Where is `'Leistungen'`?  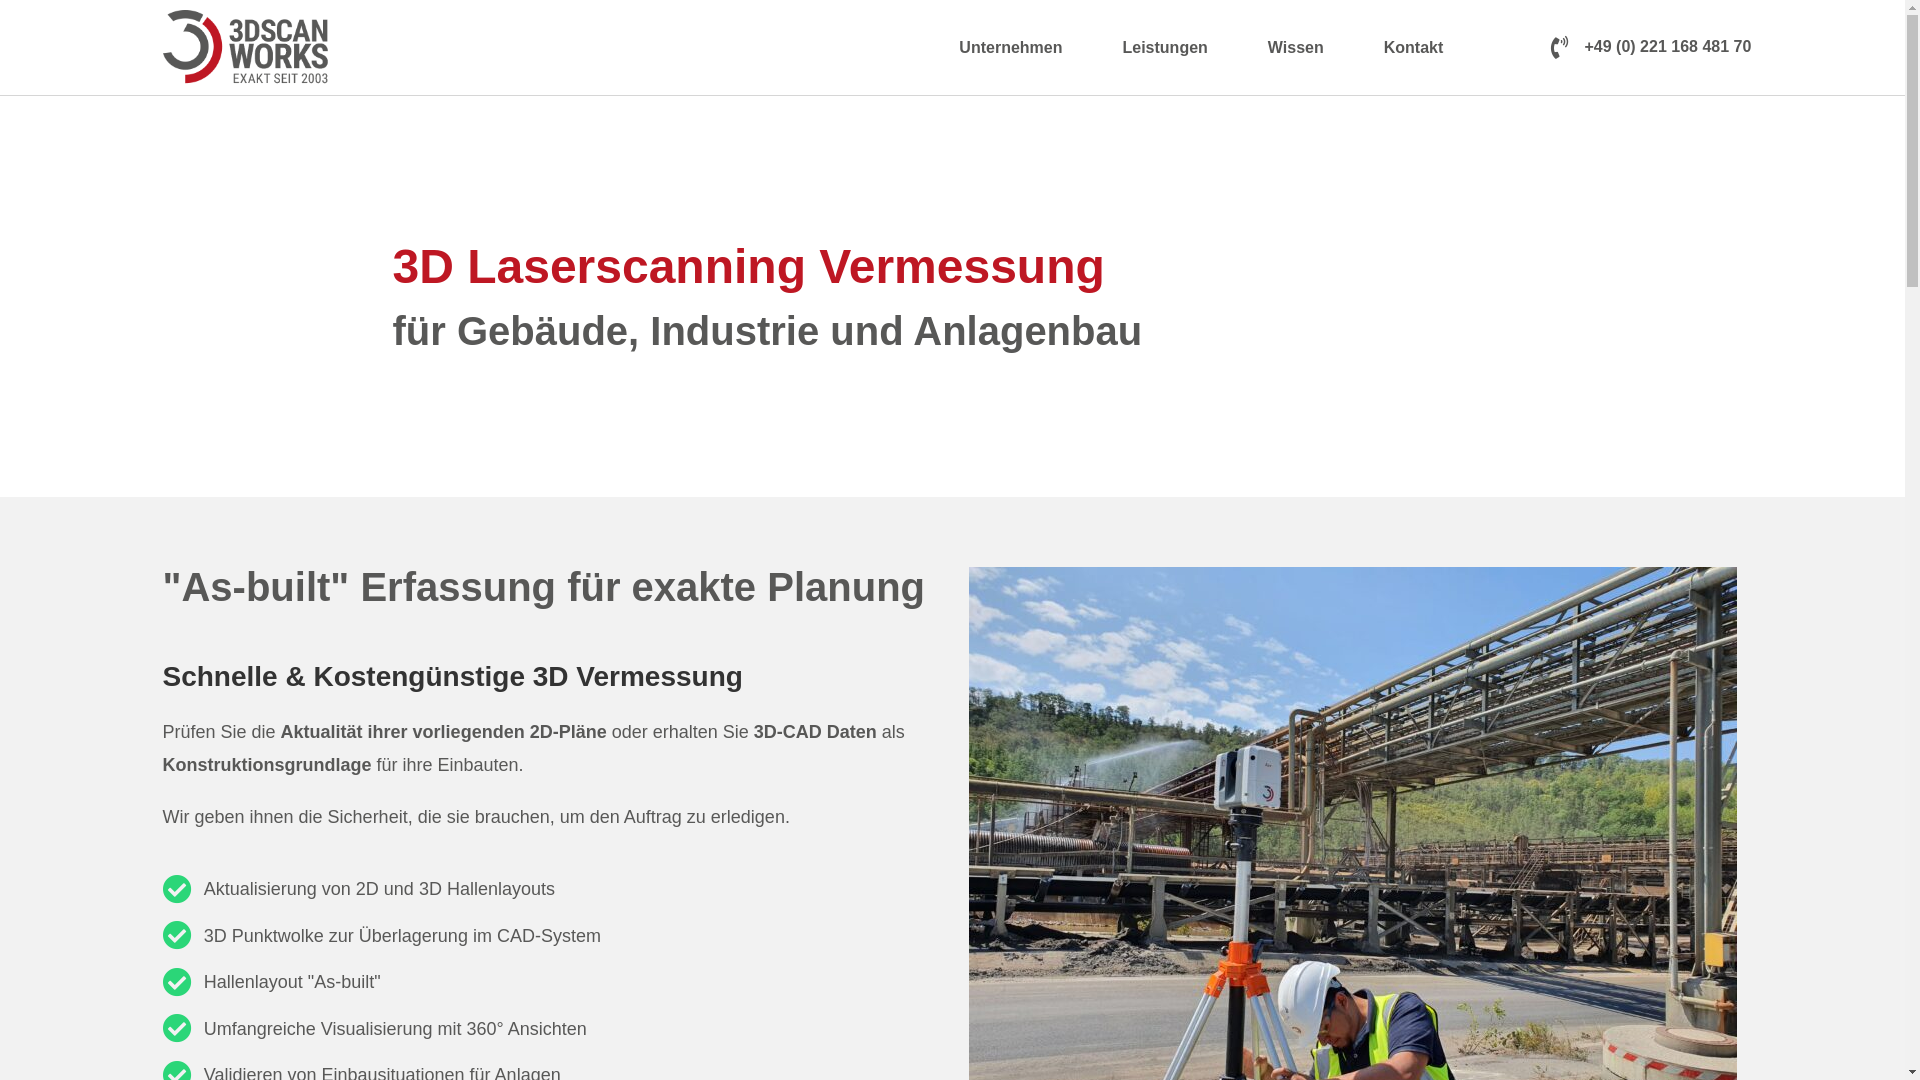
'Leistungen' is located at coordinates (1096, 46).